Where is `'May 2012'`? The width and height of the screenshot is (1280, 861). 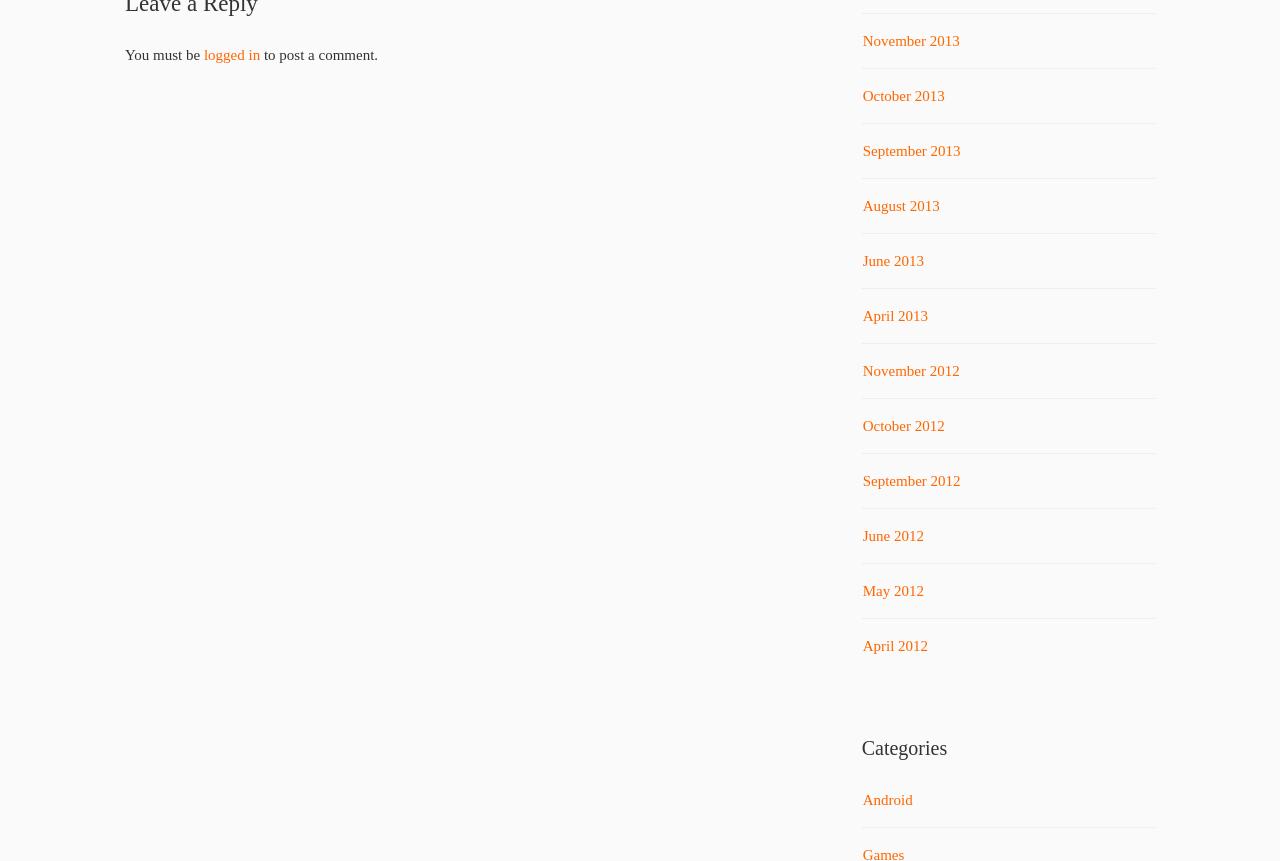 'May 2012' is located at coordinates (891, 589).